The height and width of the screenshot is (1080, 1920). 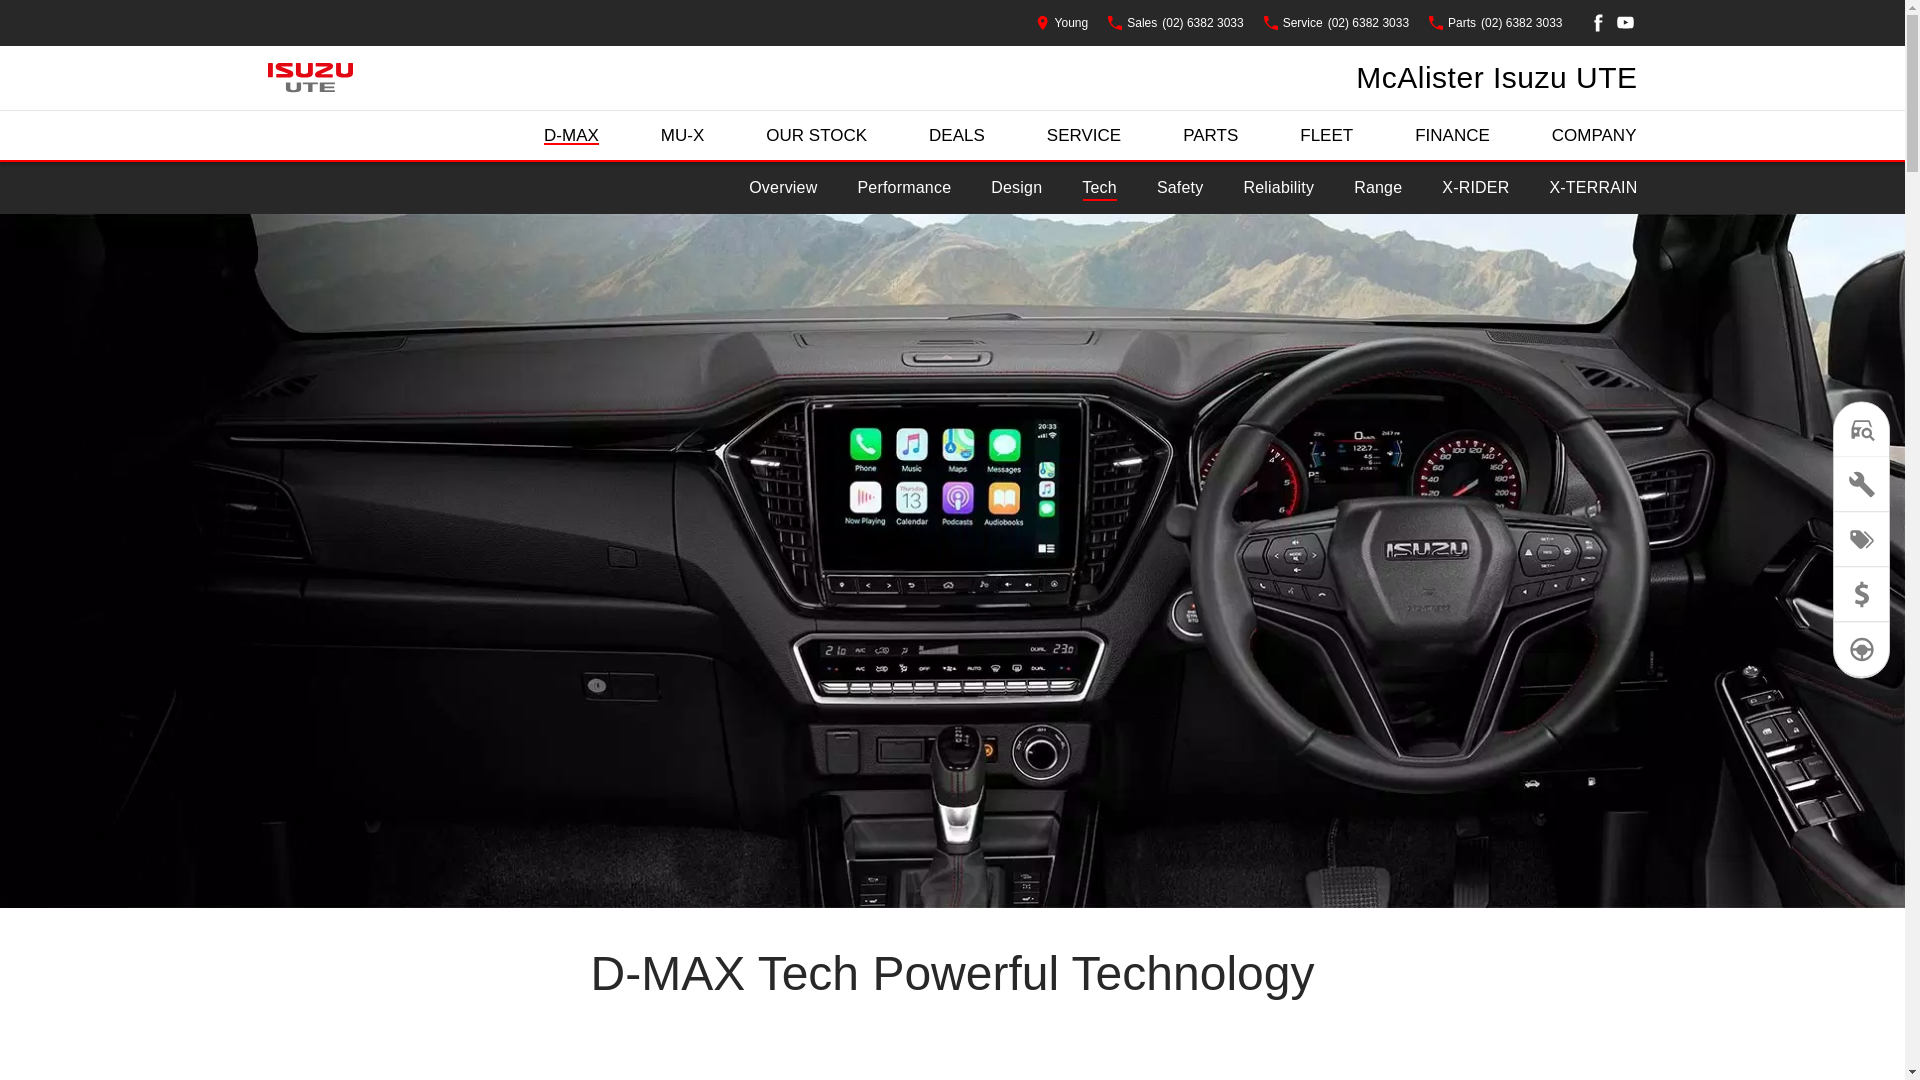 I want to click on 'X-TERRAIN', so click(x=1592, y=188).